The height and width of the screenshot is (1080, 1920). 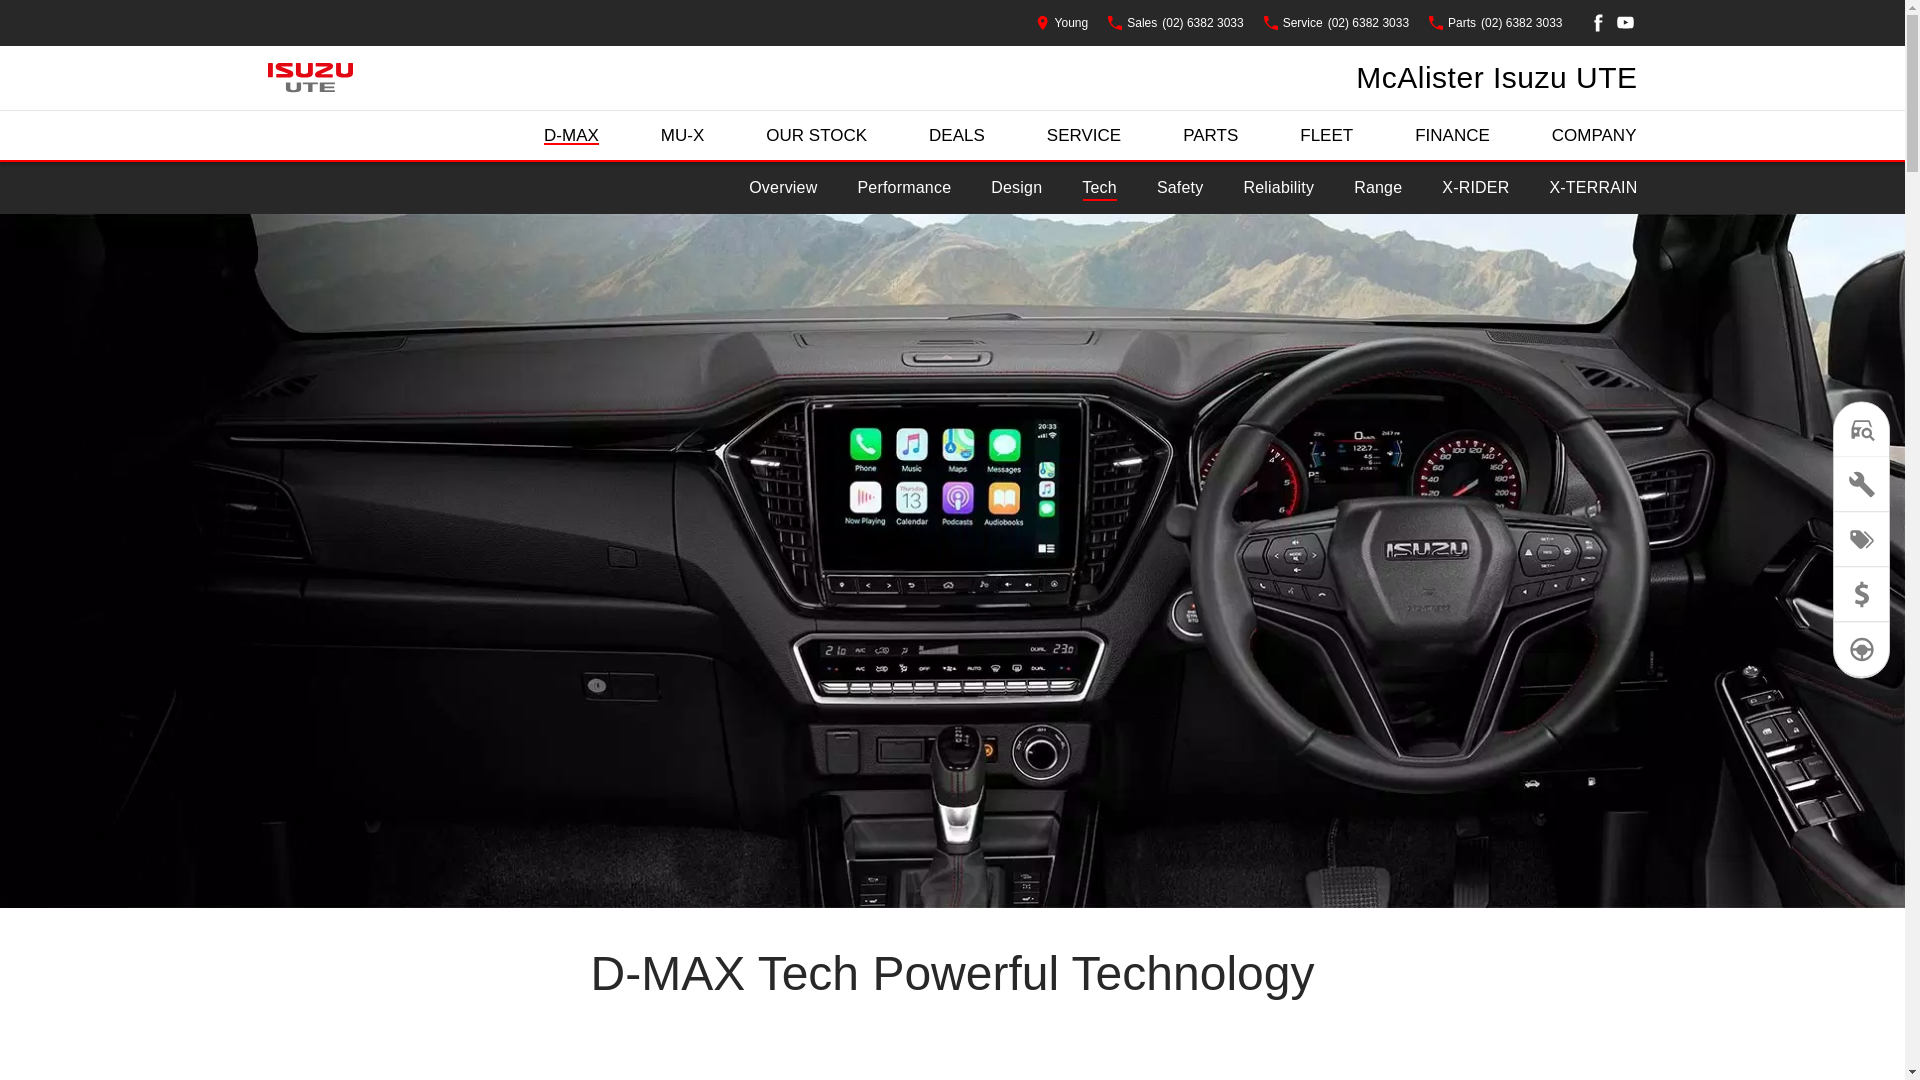 I want to click on 'X-TERRAIN', so click(x=1592, y=188).